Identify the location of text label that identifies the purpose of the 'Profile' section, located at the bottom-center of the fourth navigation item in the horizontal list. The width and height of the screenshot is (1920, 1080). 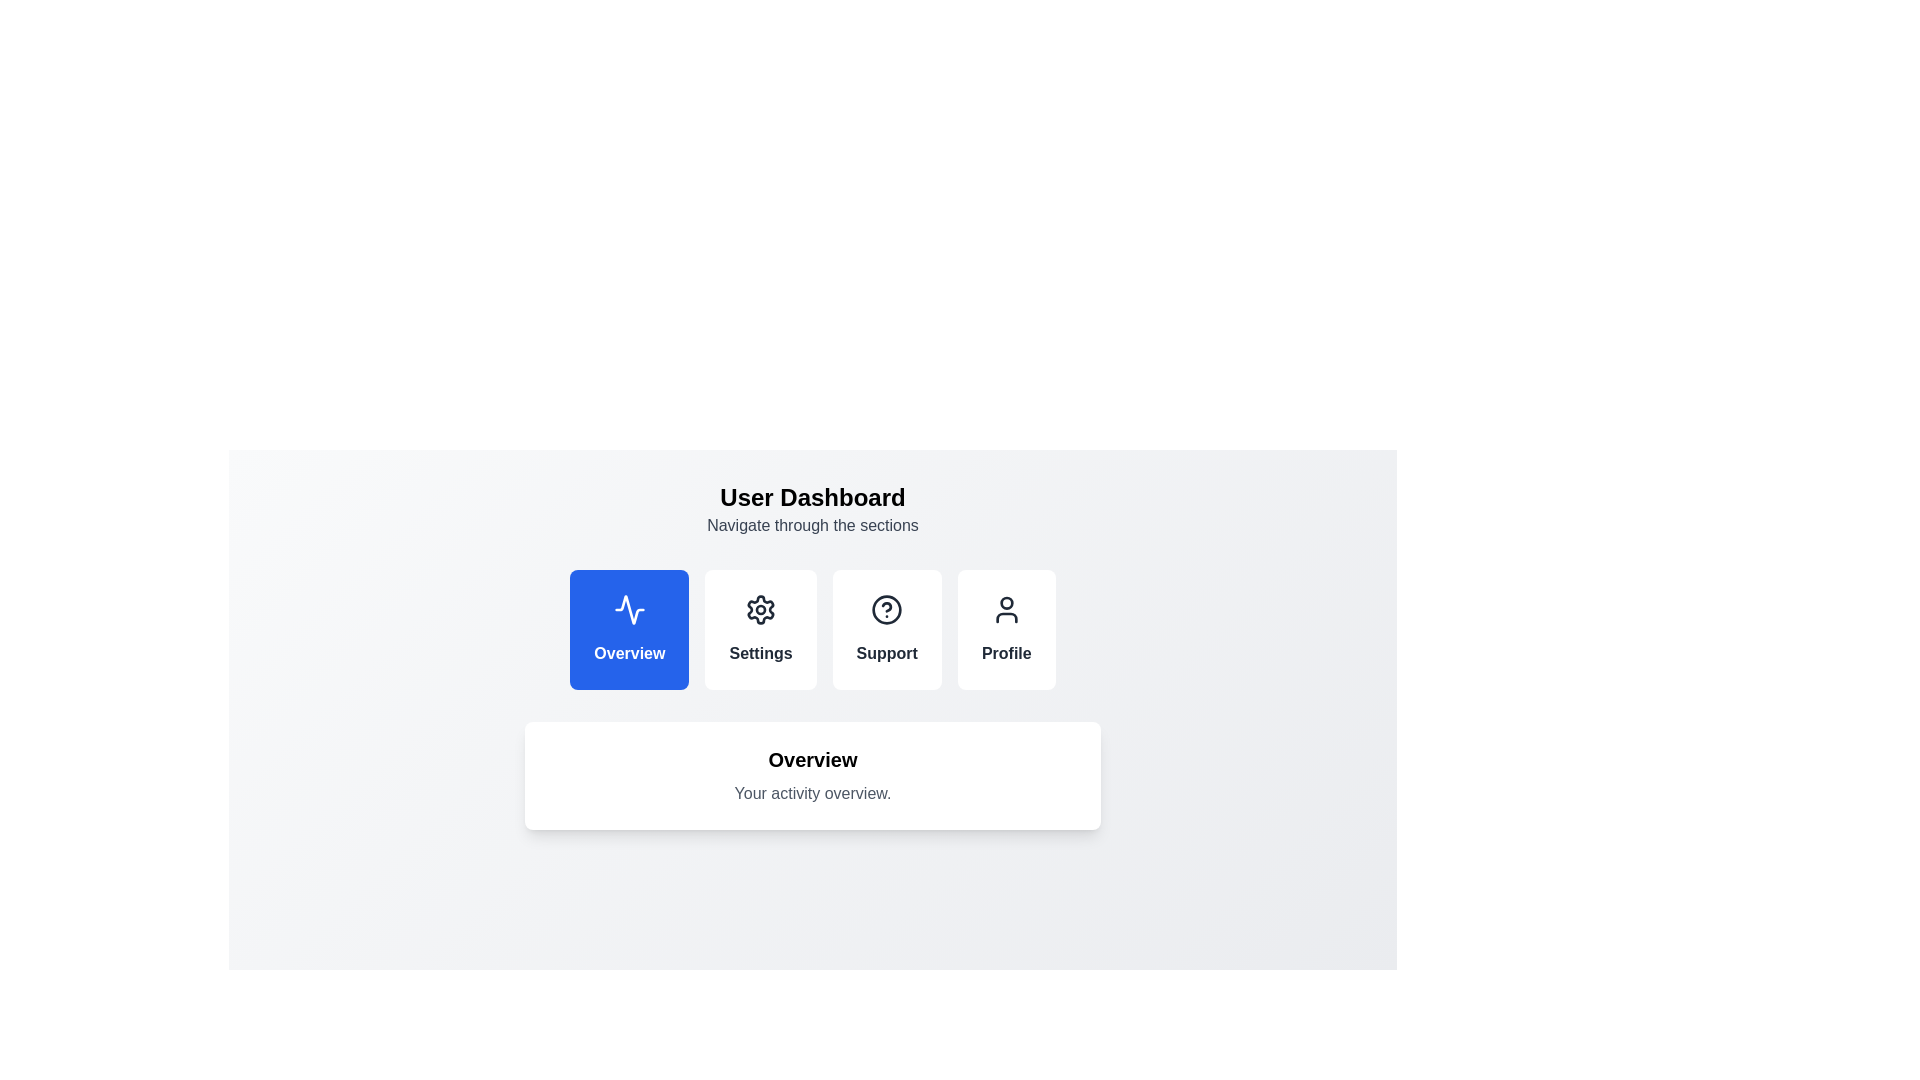
(1006, 654).